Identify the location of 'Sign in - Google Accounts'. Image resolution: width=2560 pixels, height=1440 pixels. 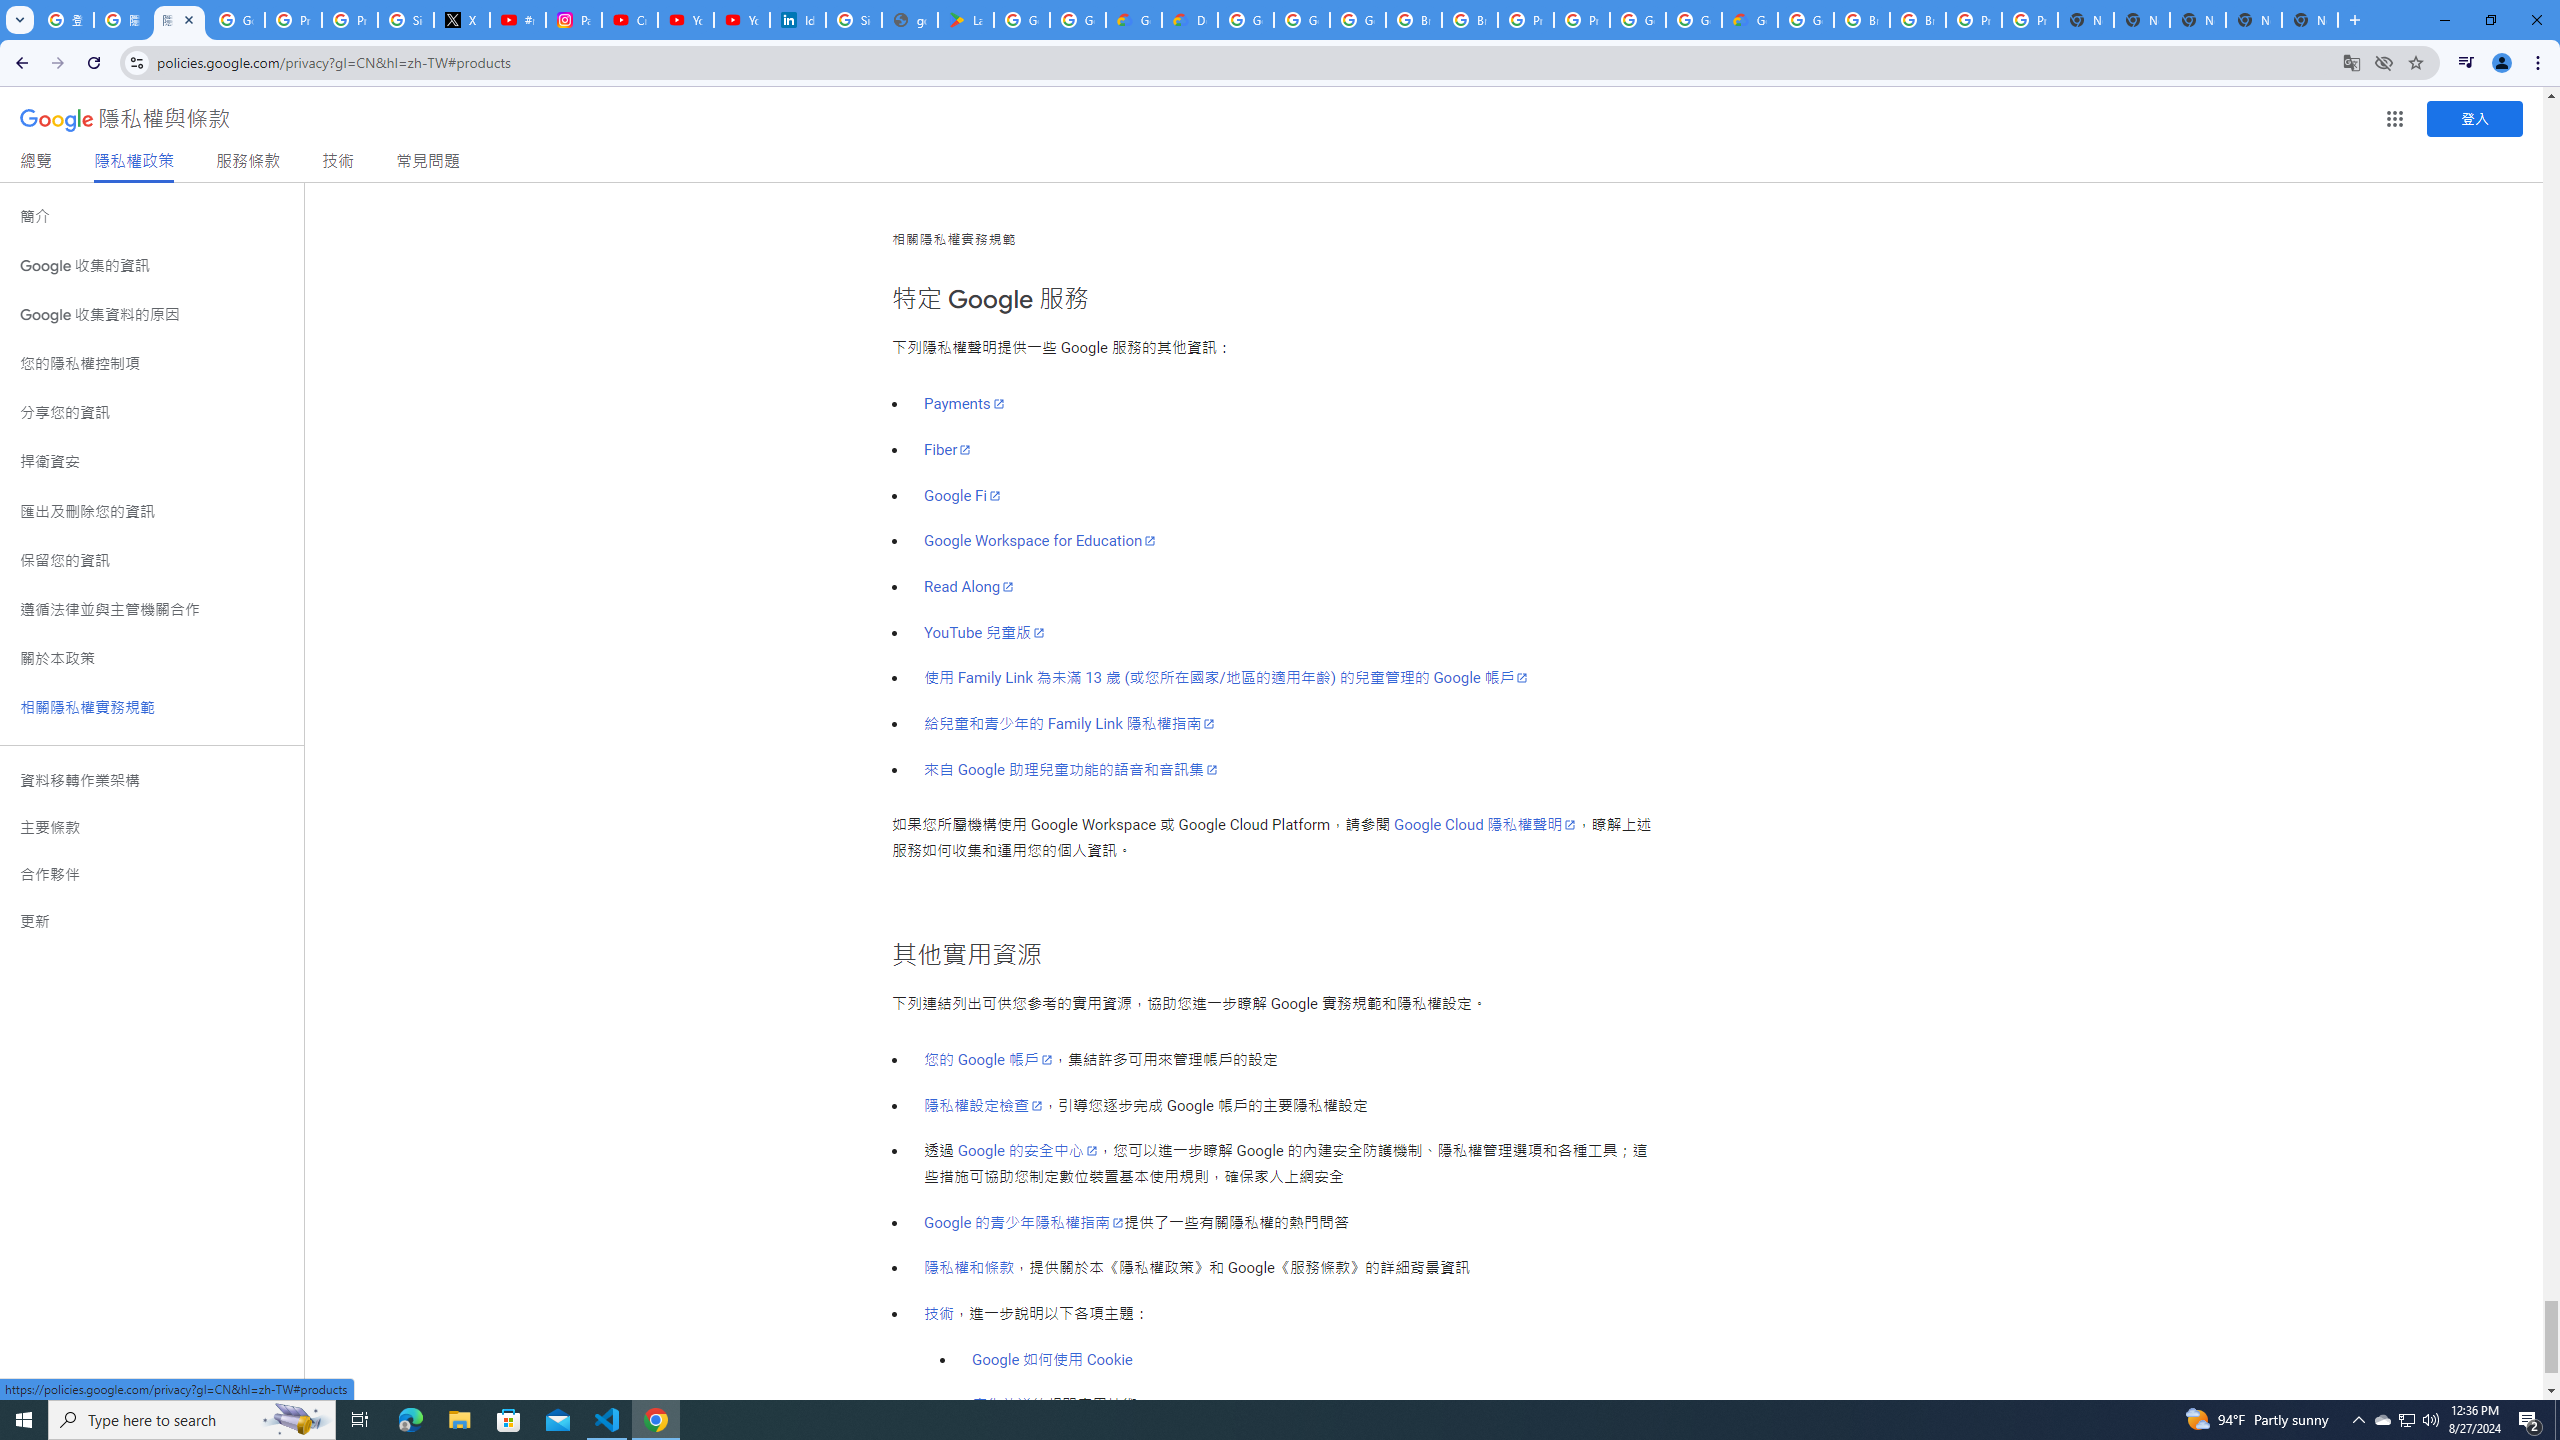
(404, 19).